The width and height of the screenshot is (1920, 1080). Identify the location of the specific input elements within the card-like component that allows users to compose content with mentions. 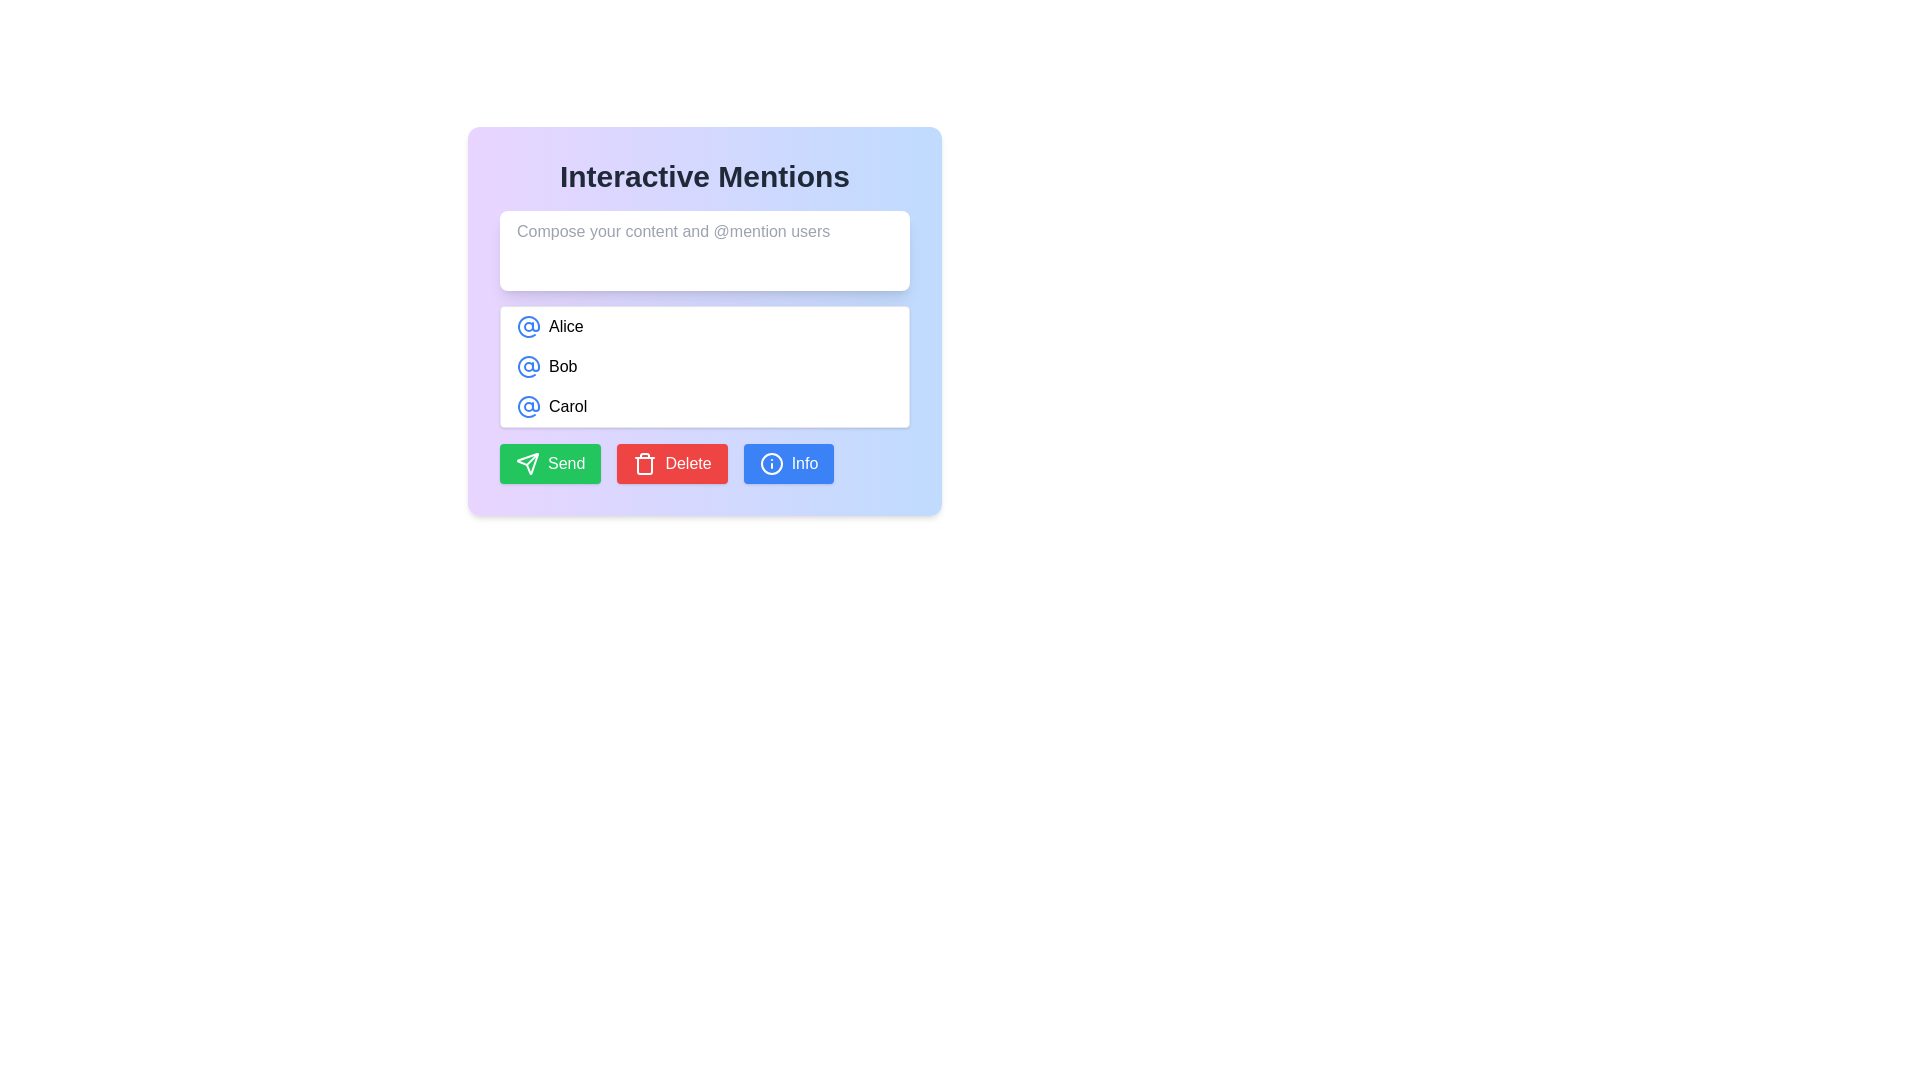
(705, 319).